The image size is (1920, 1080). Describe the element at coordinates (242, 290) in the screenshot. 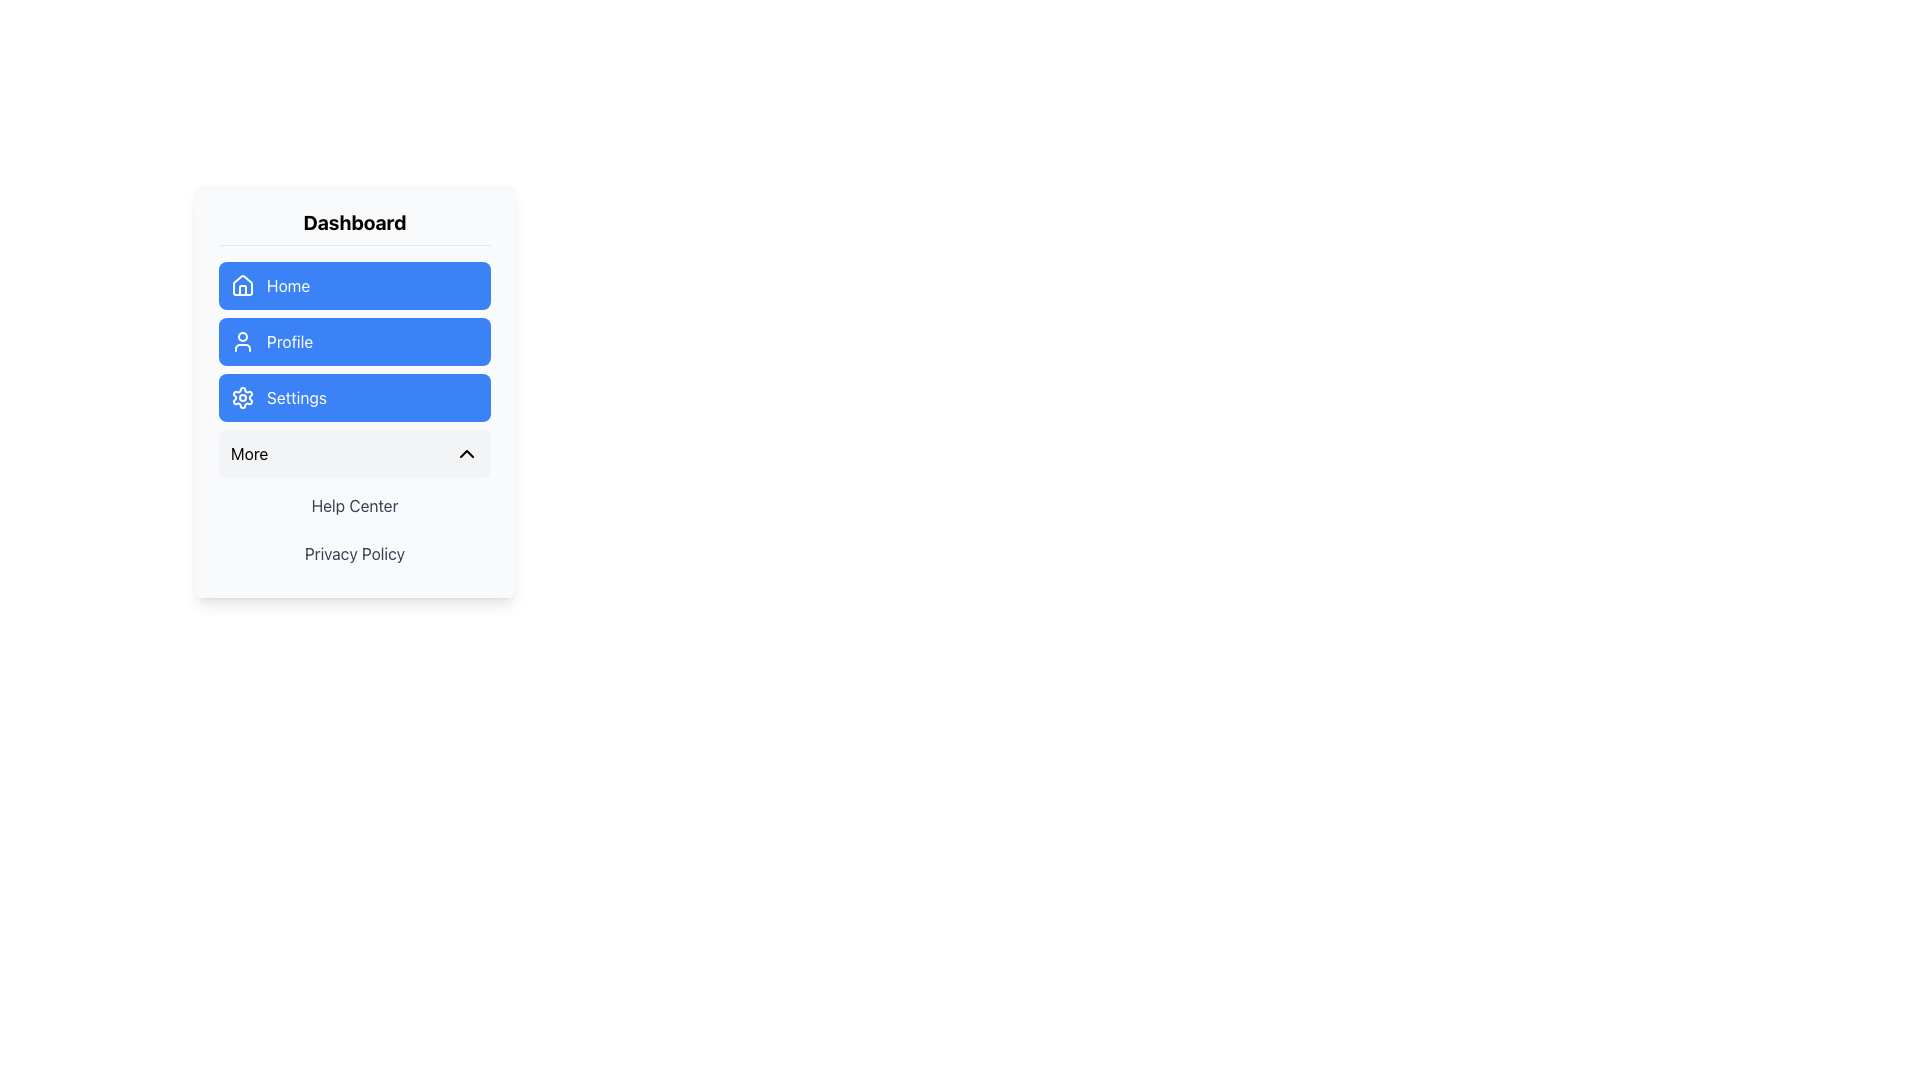

I see `the SVG icon representing the 'Home' feature located to the left of the 'Home' button under the 'Dashboard' header` at that location.